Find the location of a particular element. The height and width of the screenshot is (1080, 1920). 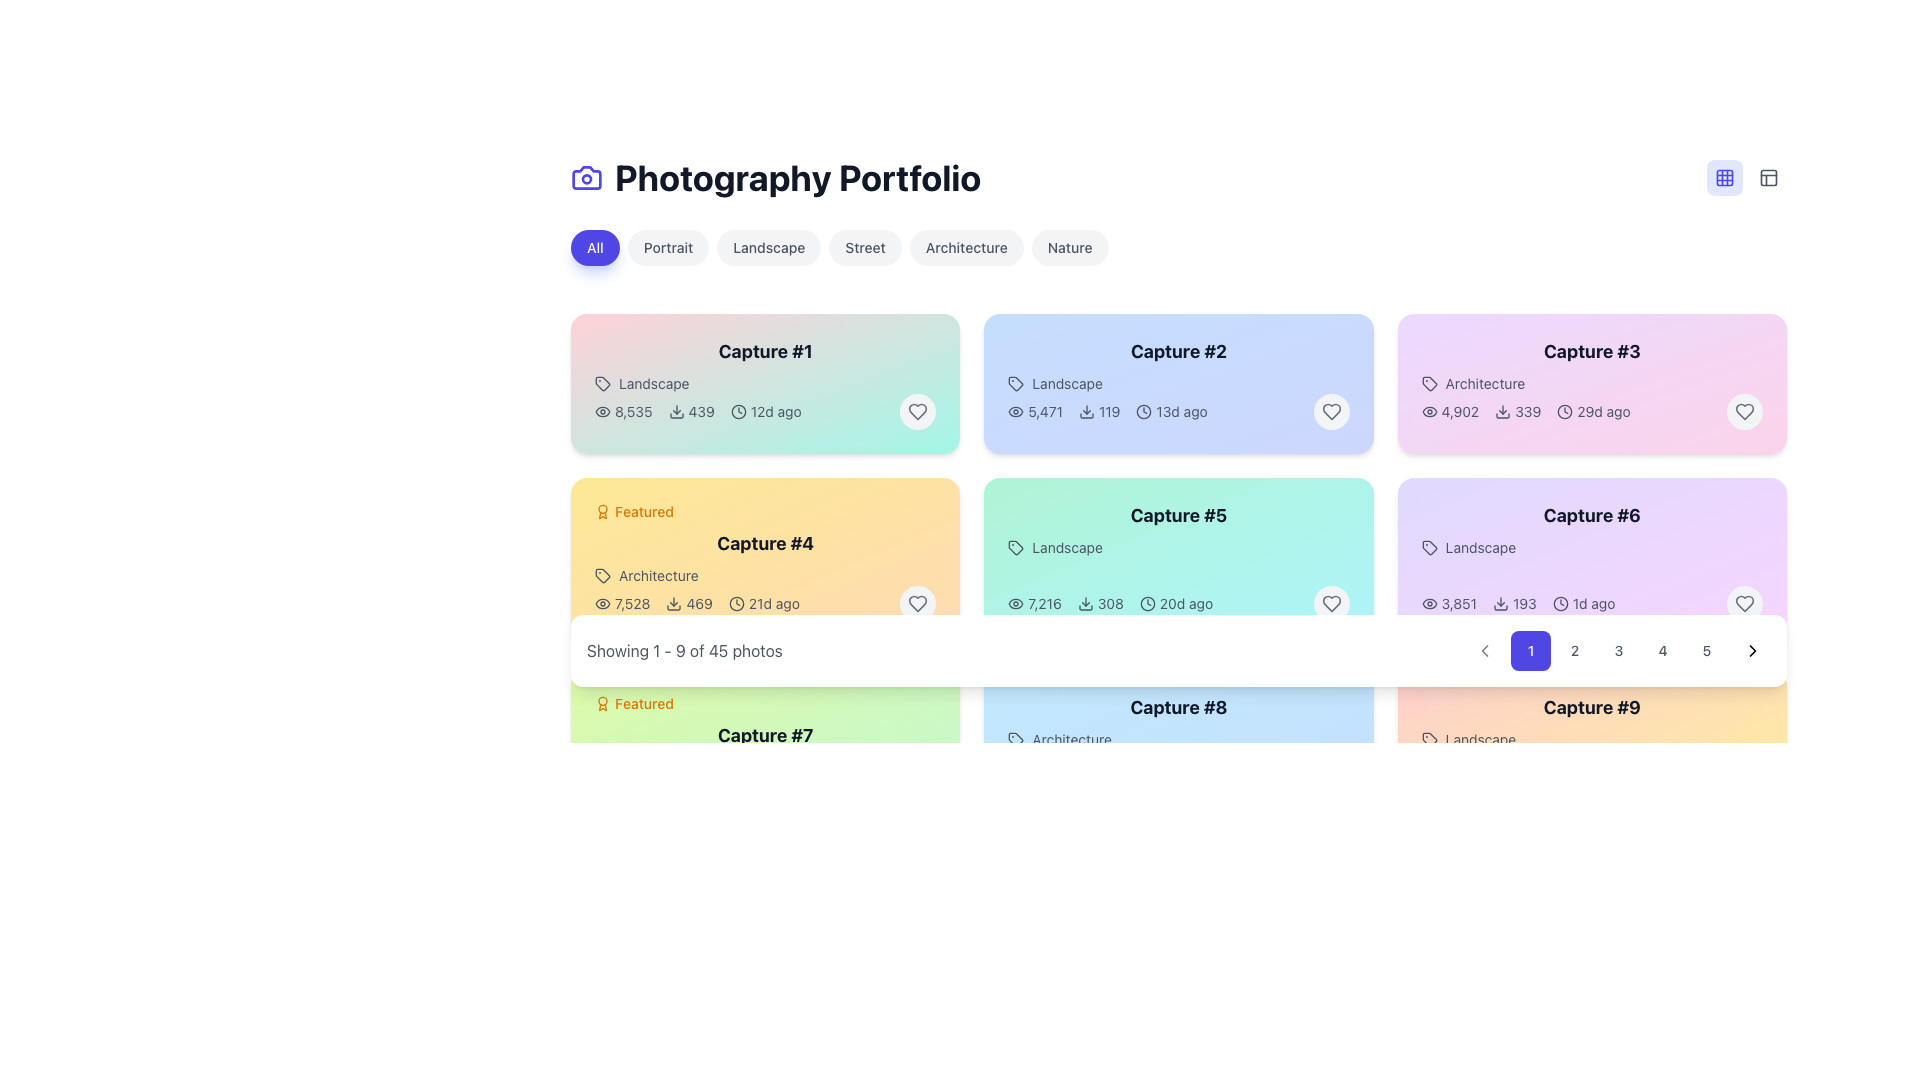

the maximize button located in the top-right corner of the 'Capture #4' card in the Photography Portfolio interface is located at coordinates (925, 511).